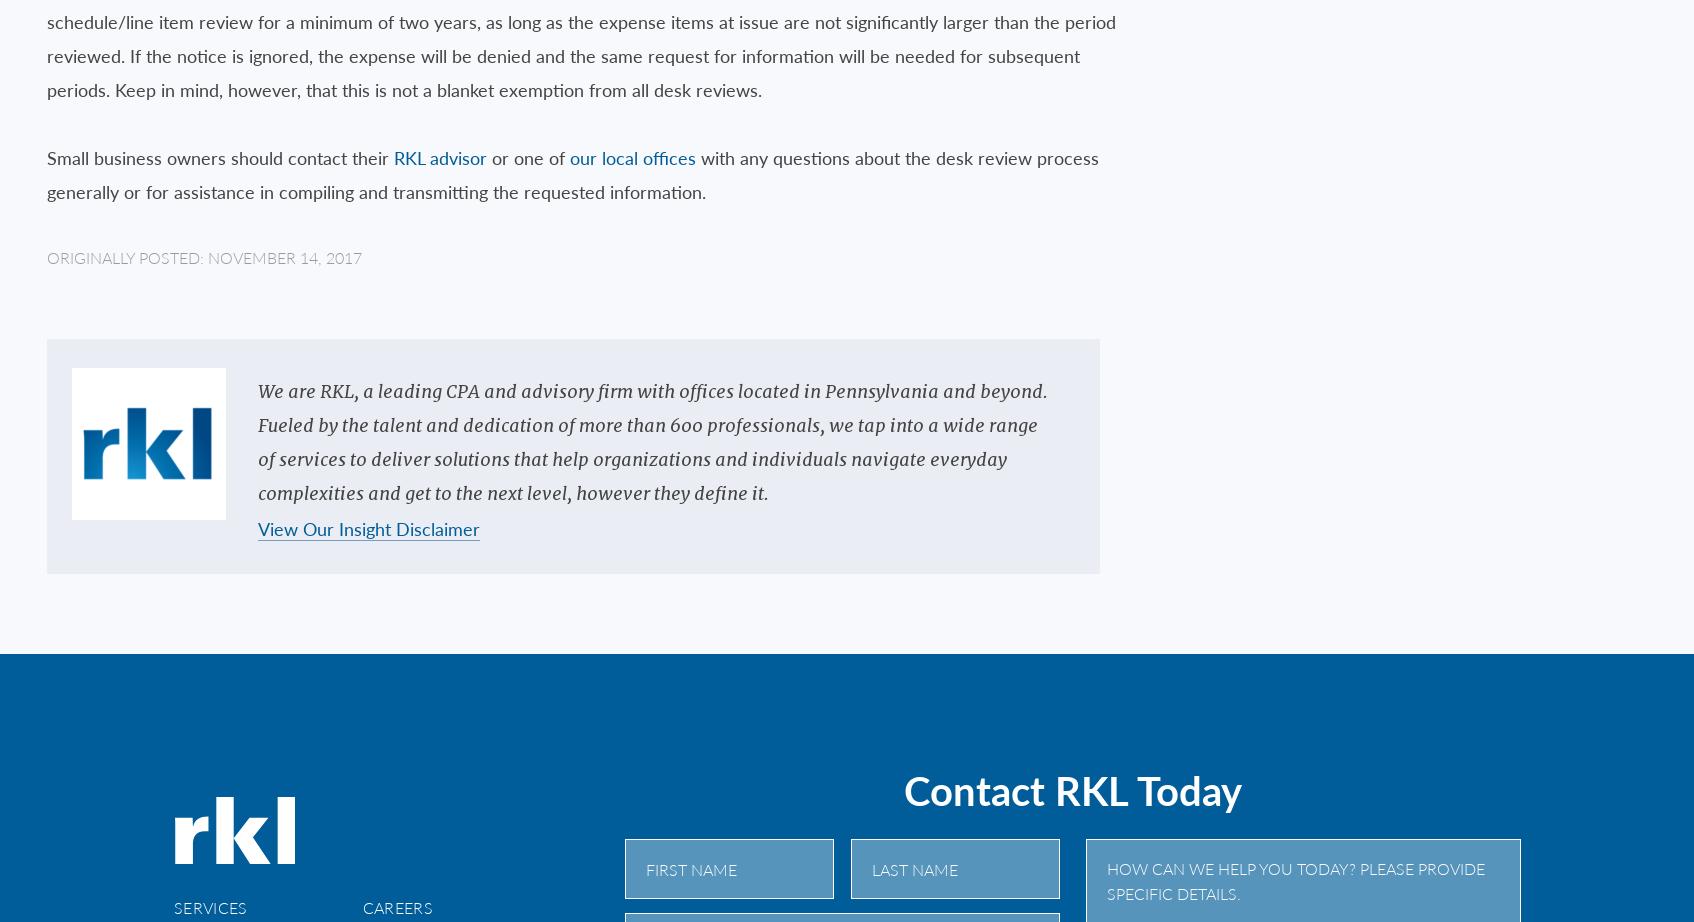 The image size is (1694, 922). I want to click on 'RKL advisor', so click(440, 156).